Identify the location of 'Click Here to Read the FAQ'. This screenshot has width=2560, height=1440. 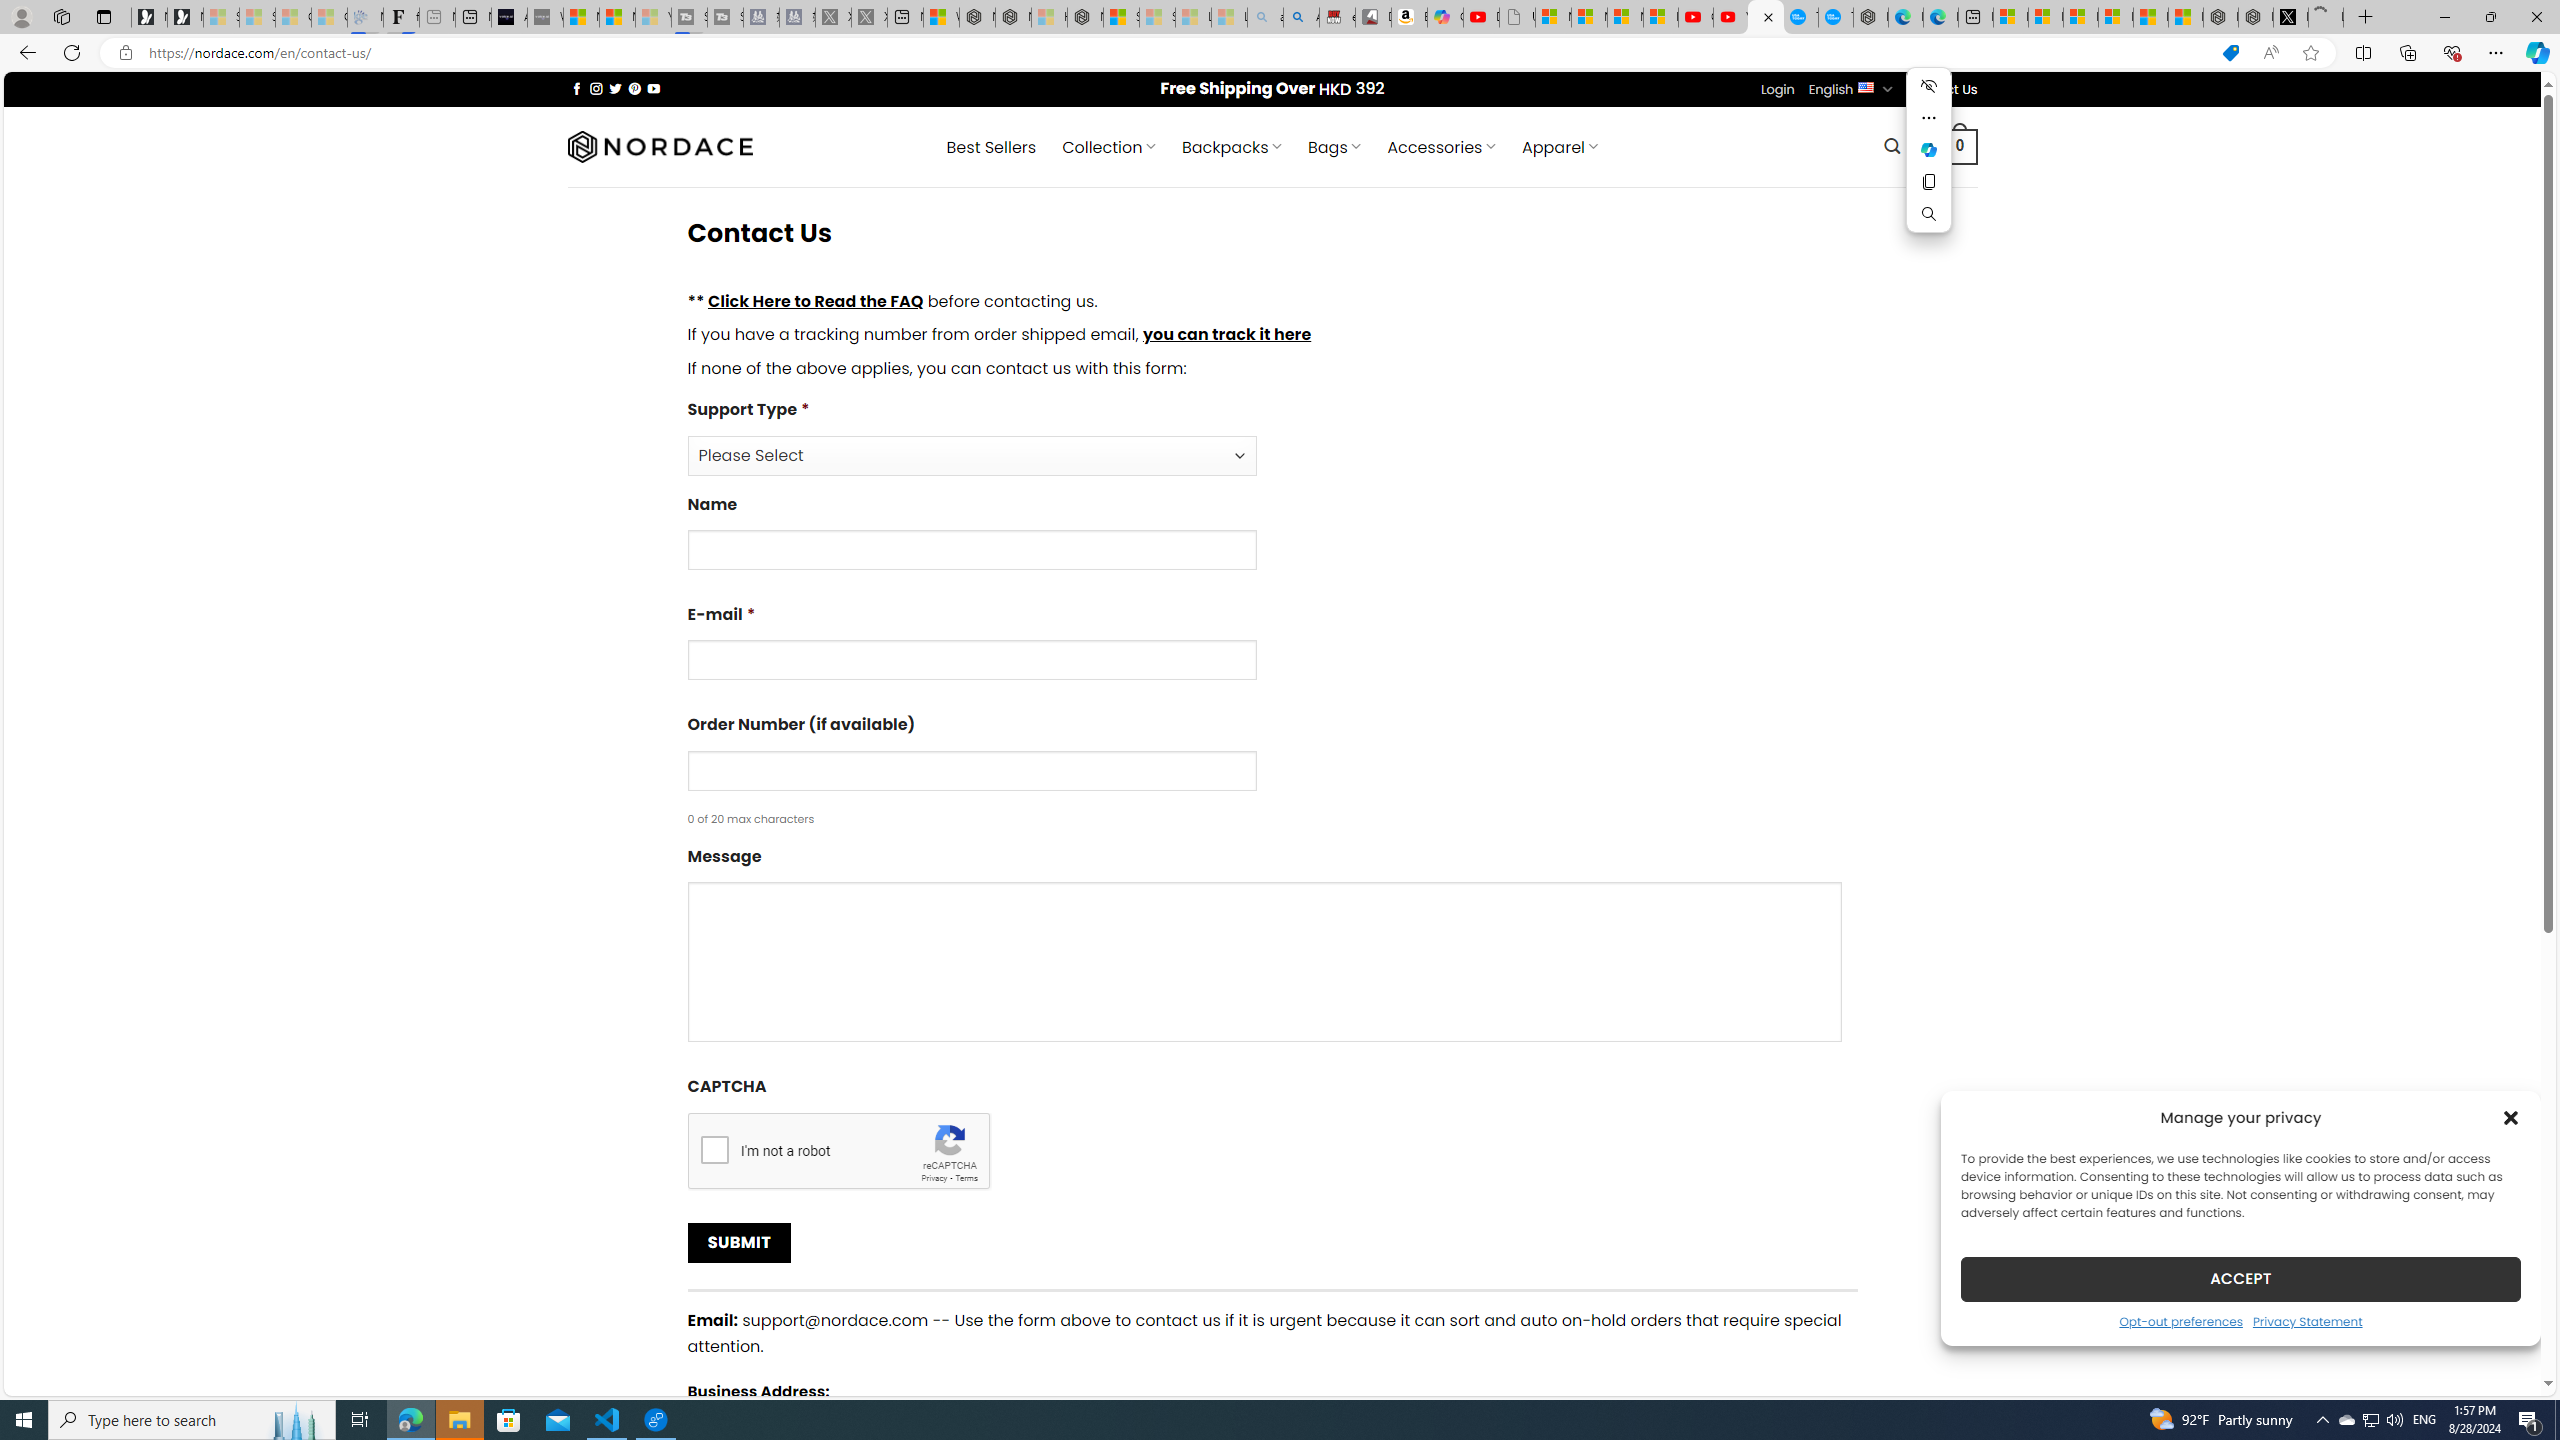
(815, 299).